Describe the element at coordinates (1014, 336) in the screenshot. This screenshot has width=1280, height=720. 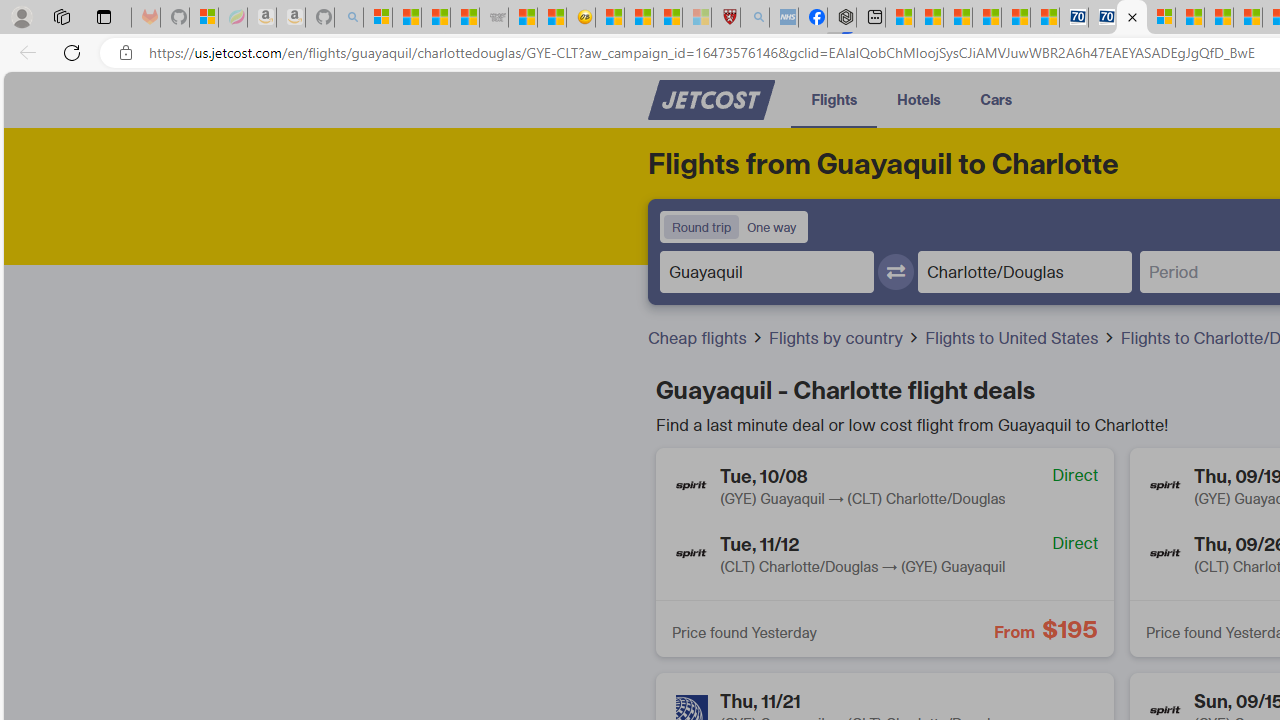
I see `'Flights to United States'` at that location.